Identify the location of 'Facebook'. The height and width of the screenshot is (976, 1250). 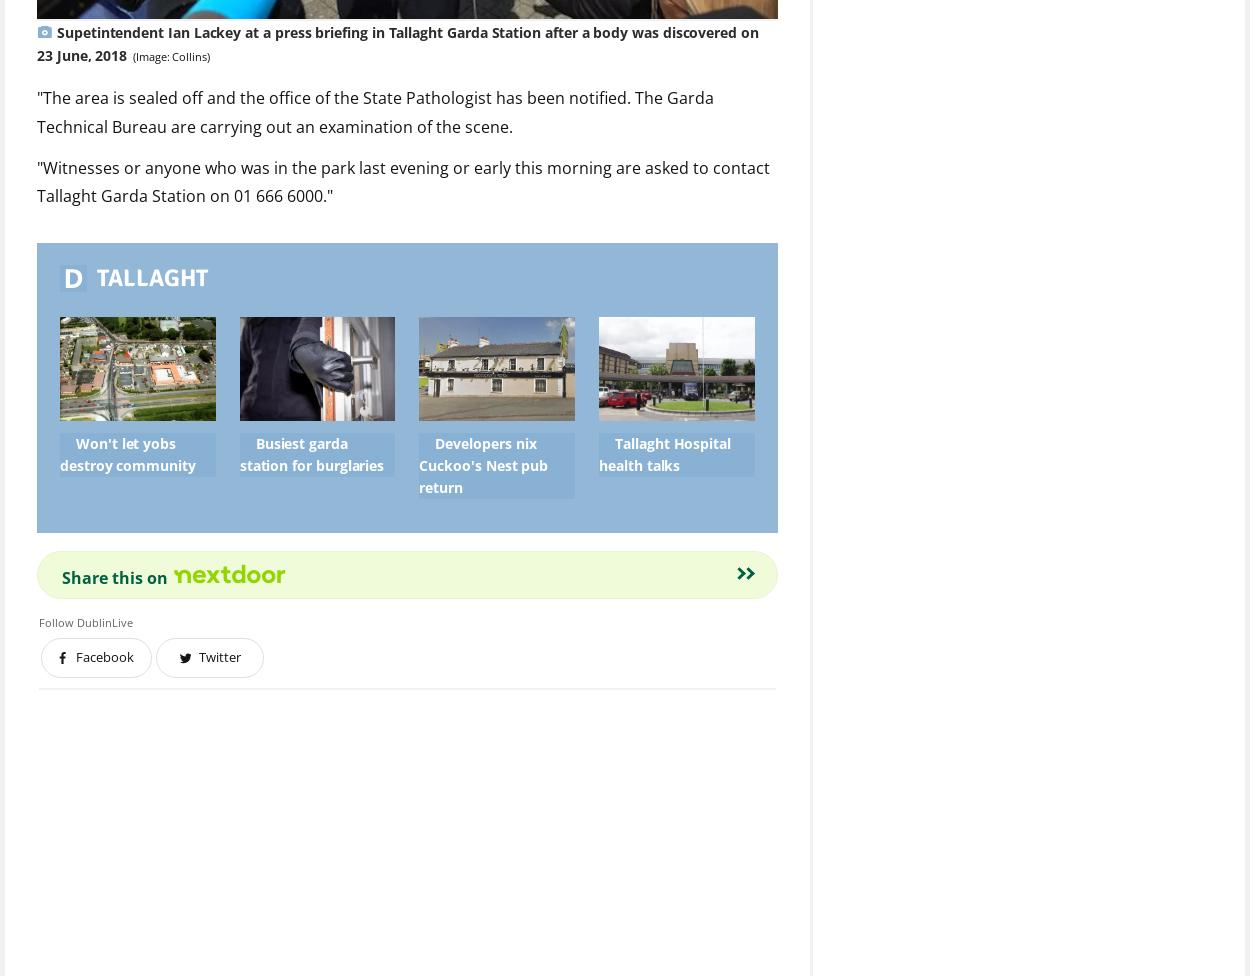
(104, 656).